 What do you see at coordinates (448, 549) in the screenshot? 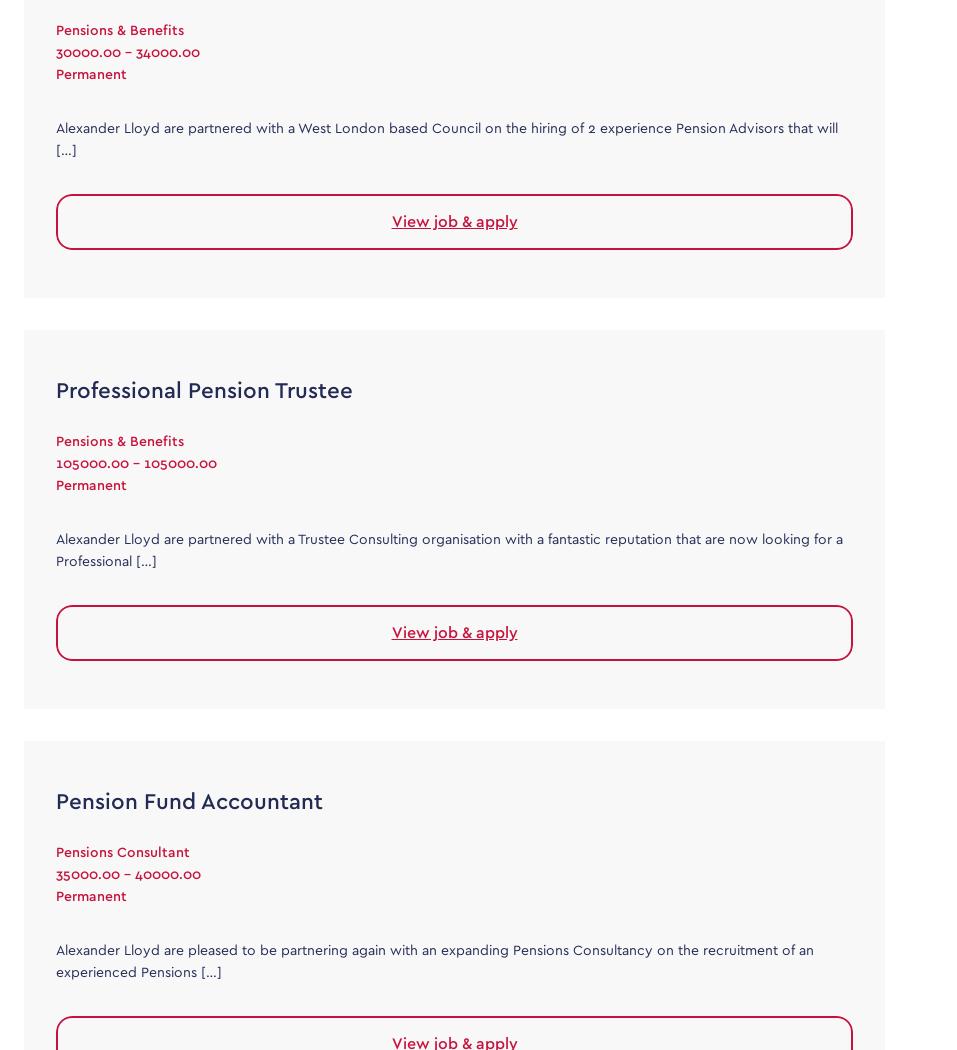
I see `'Alexander Lloyd are partnered with a Trustee Consulting organisation with a fantastic reputation that are now looking for a Professional […]'` at bounding box center [448, 549].